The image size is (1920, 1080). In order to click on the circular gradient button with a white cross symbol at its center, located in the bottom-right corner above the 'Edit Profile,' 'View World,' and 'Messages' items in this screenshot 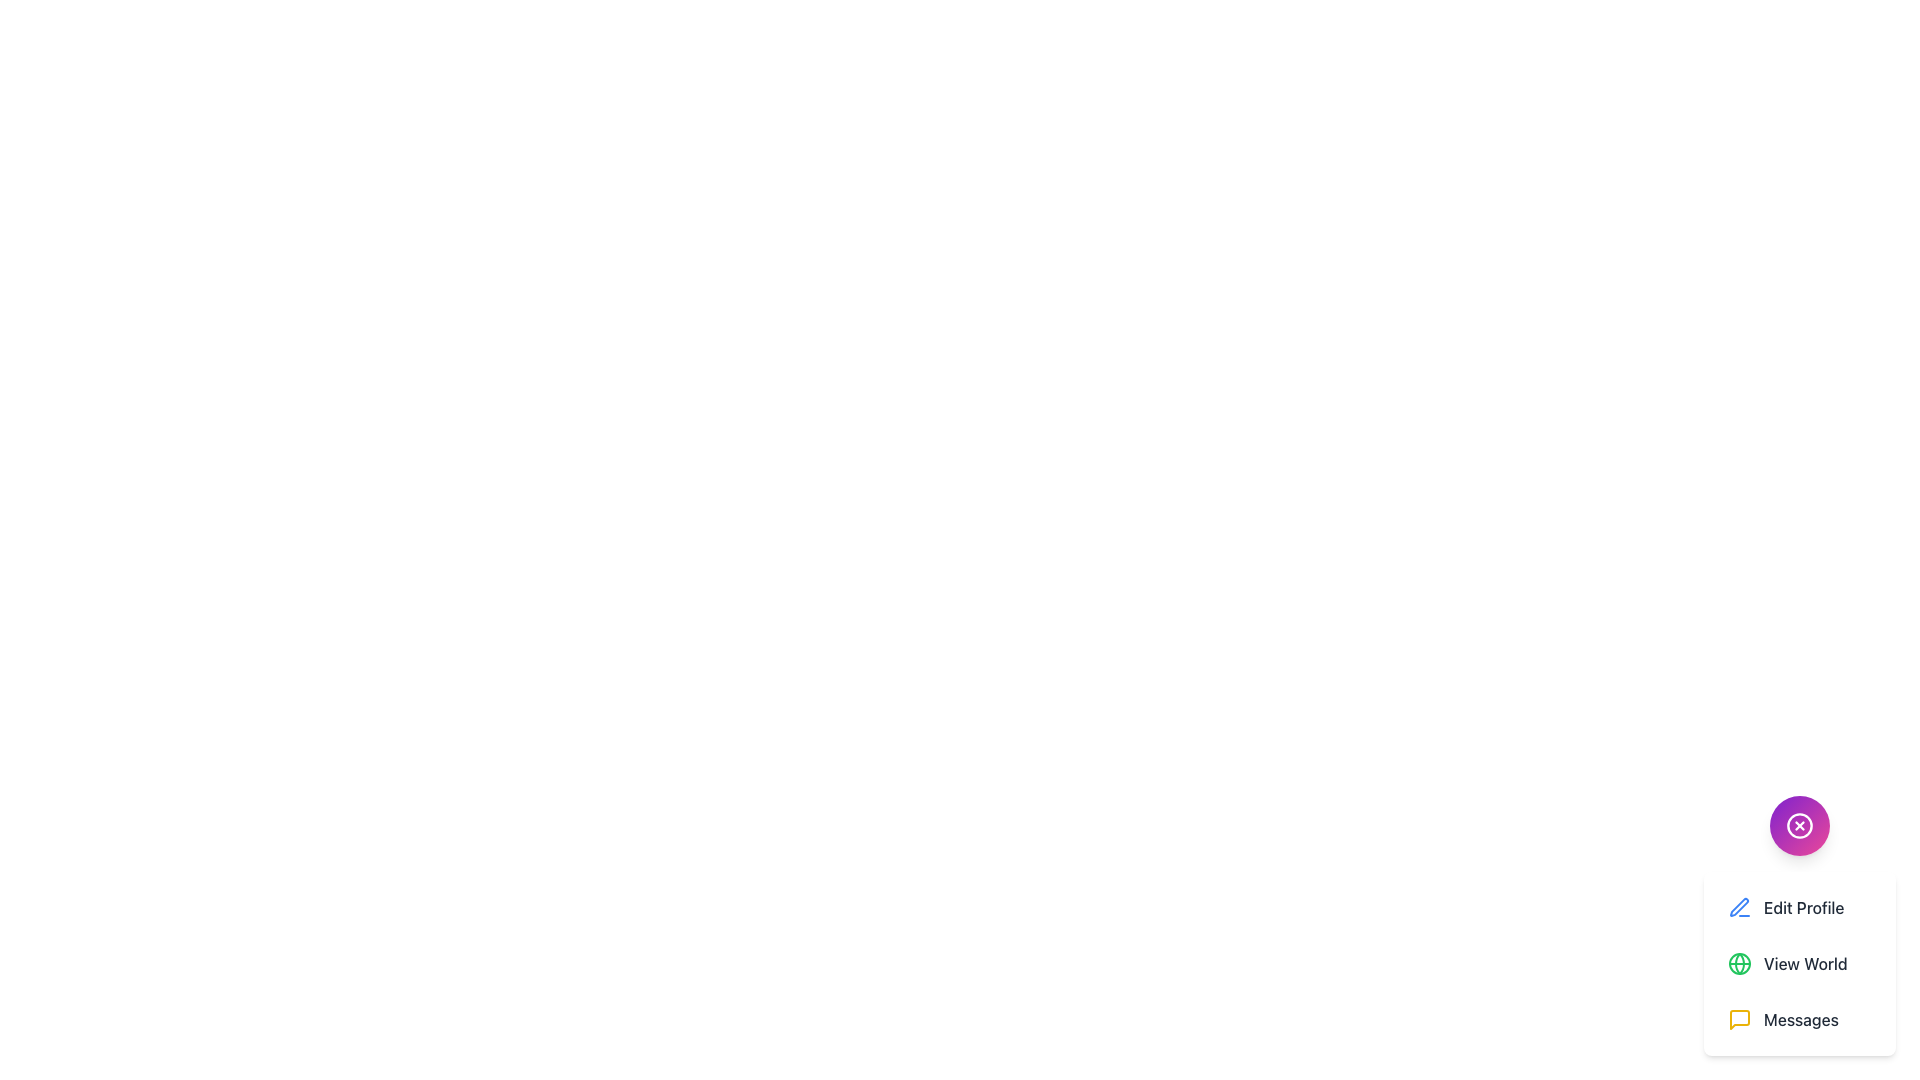, I will do `click(1800, 825)`.